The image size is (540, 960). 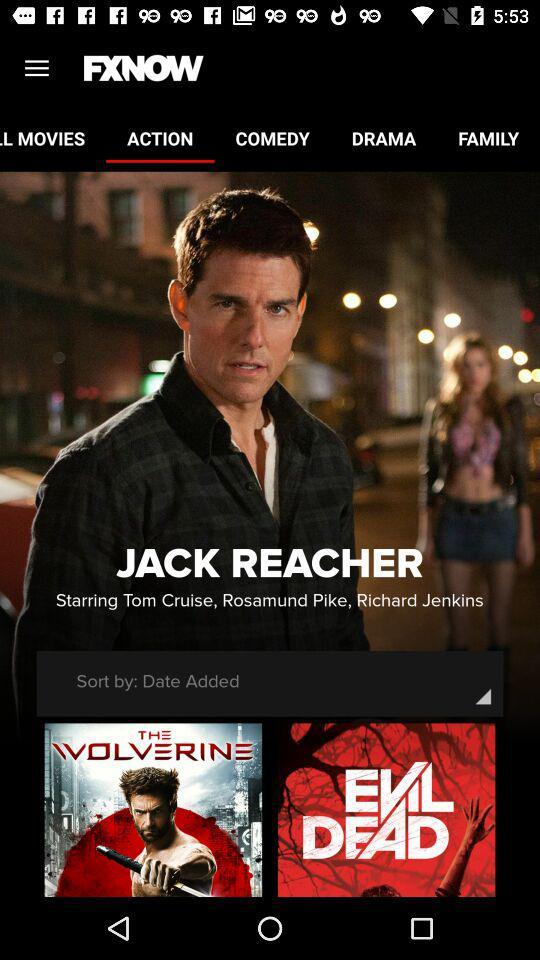 What do you see at coordinates (159, 137) in the screenshot?
I see `the item to the left of comedy icon` at bounding box center [159, 137].